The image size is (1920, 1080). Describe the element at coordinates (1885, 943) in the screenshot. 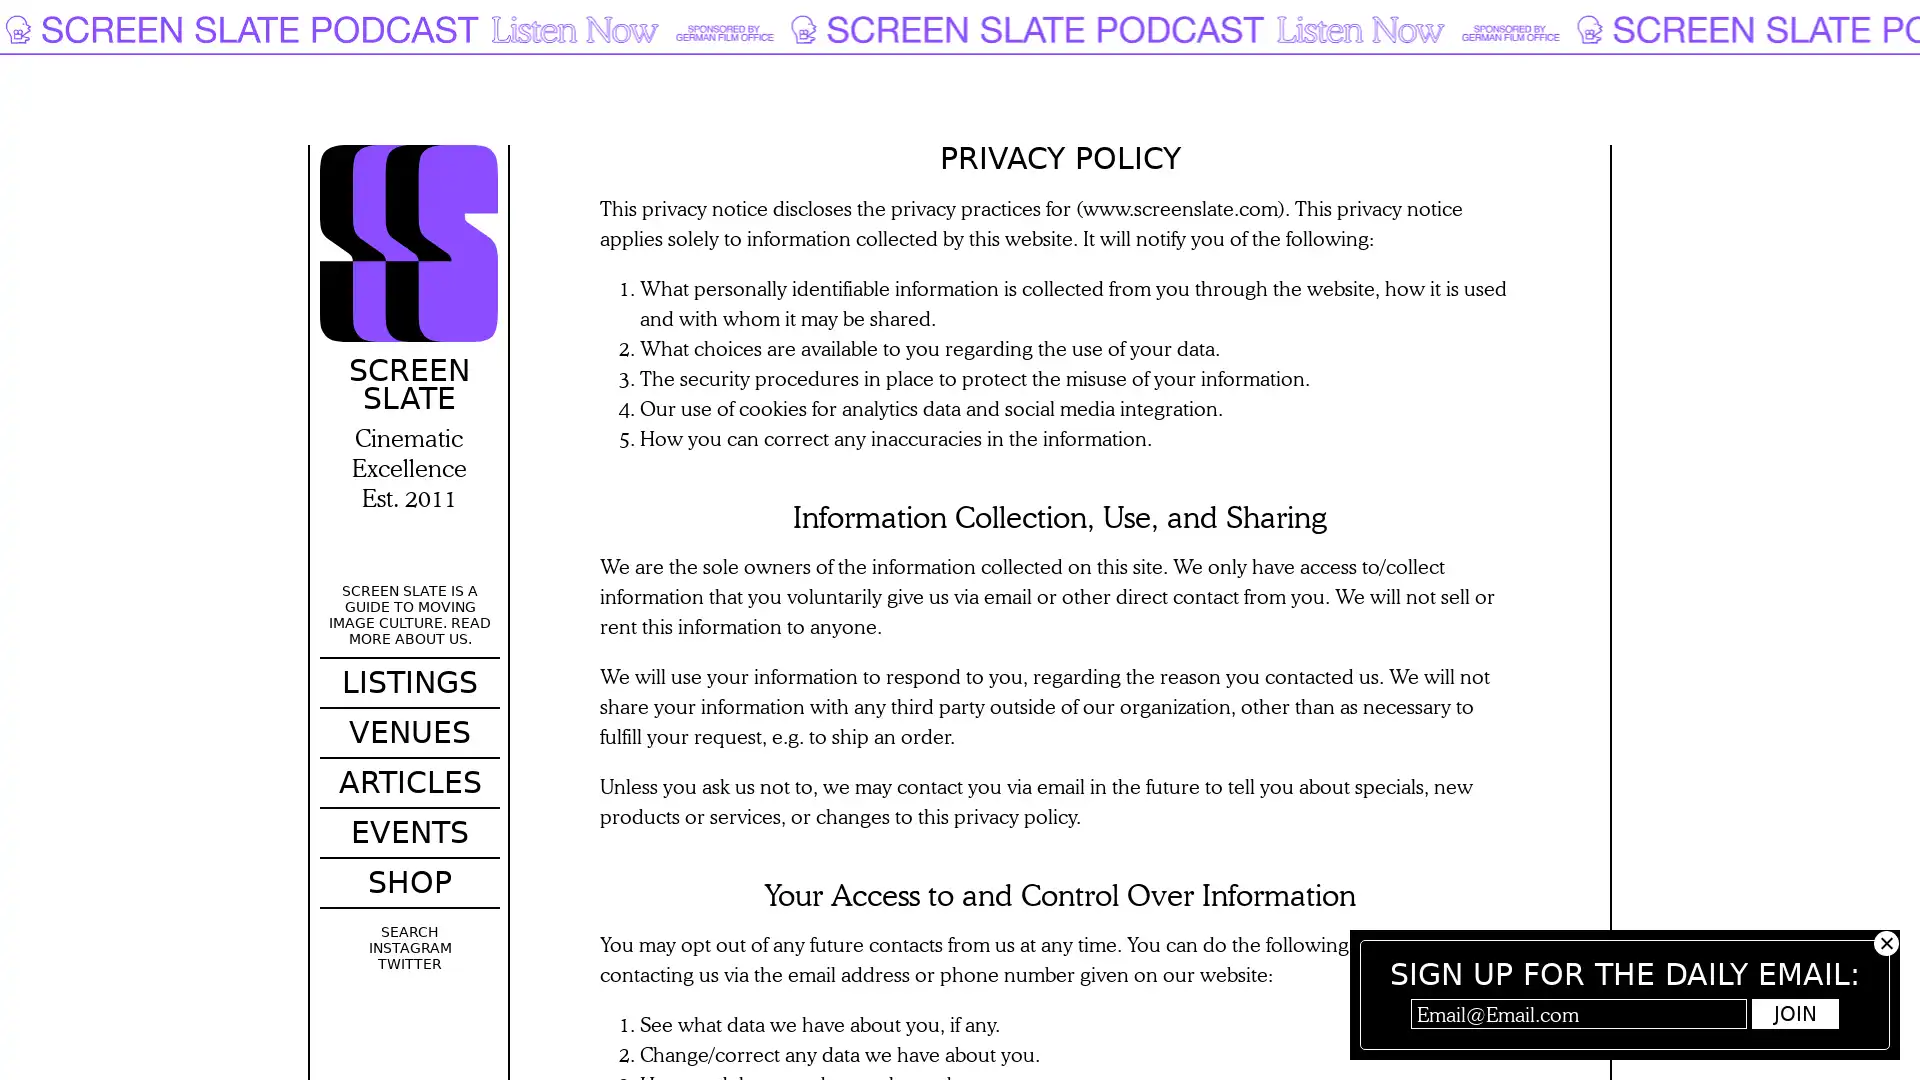

I see `Hide subscribe popup` at that location.